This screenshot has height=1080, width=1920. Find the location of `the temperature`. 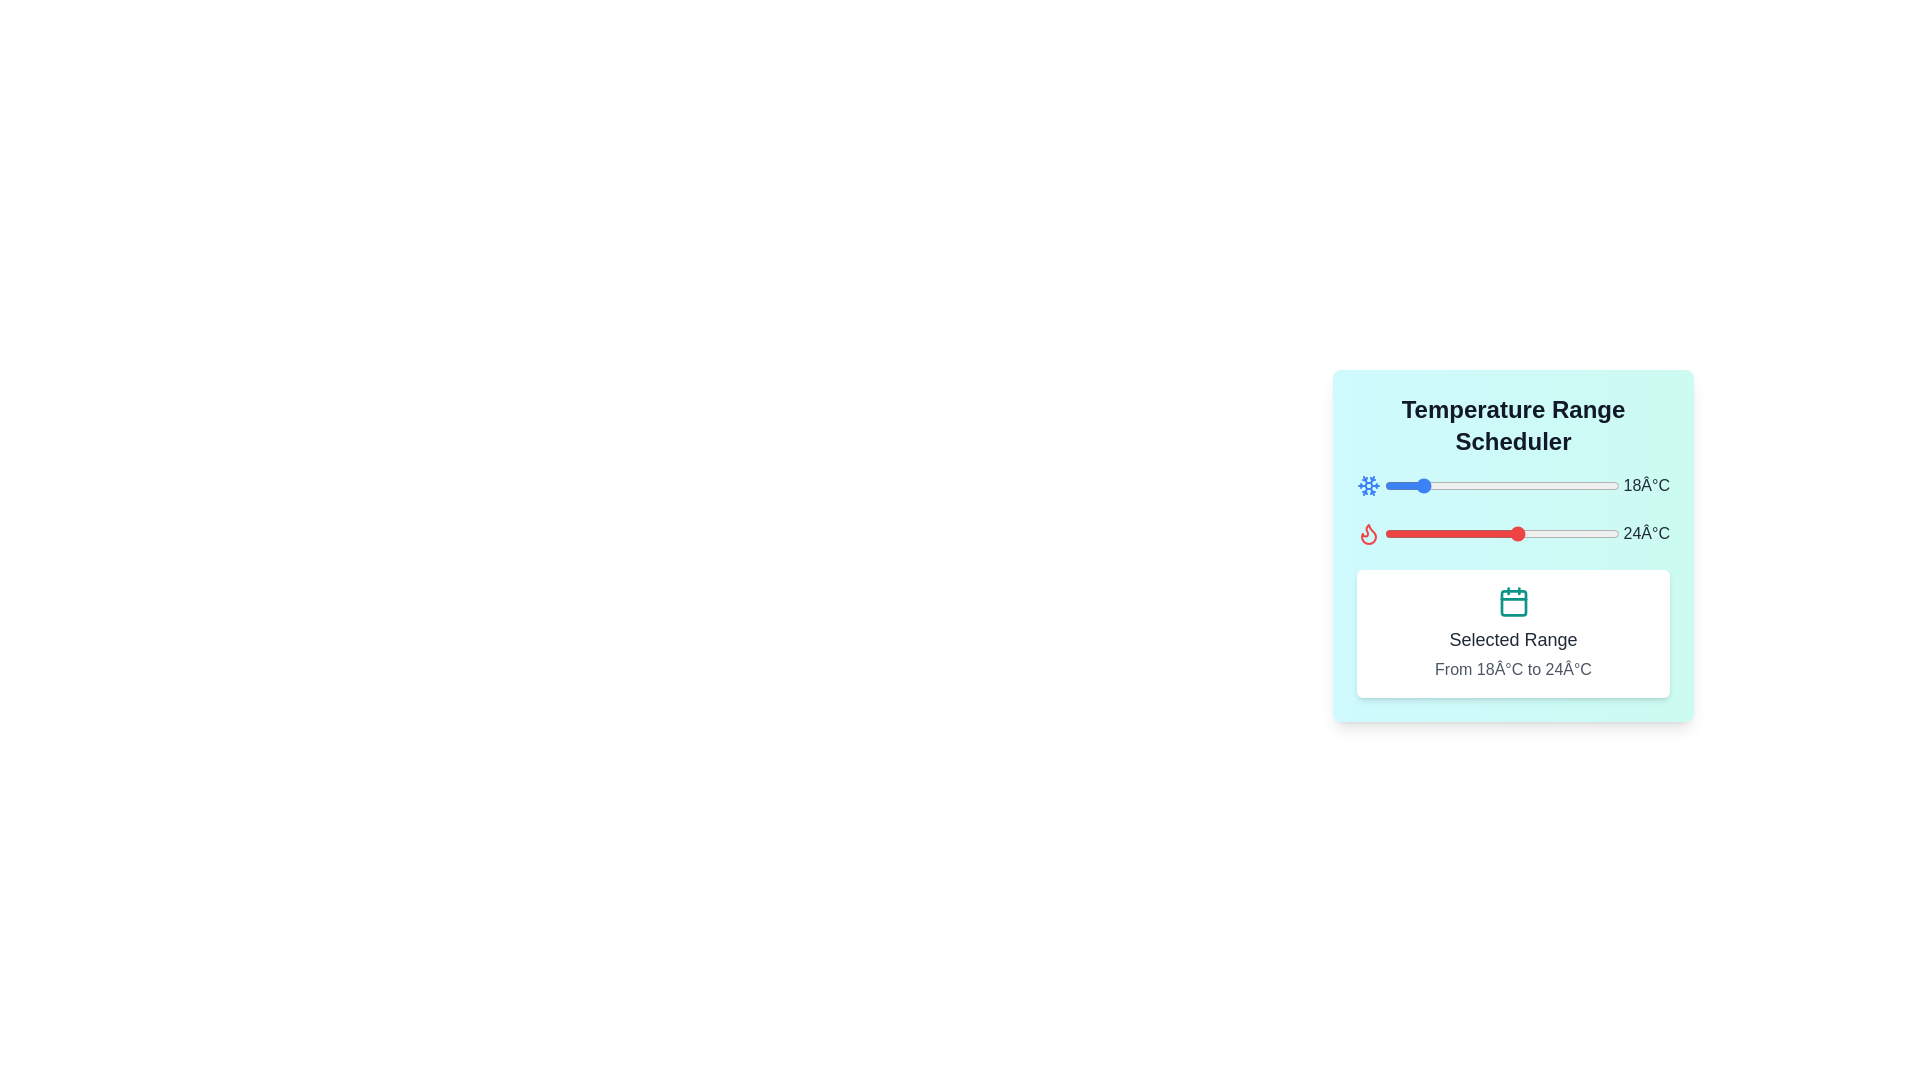

the temperature is located at coordinates (1502, 532).